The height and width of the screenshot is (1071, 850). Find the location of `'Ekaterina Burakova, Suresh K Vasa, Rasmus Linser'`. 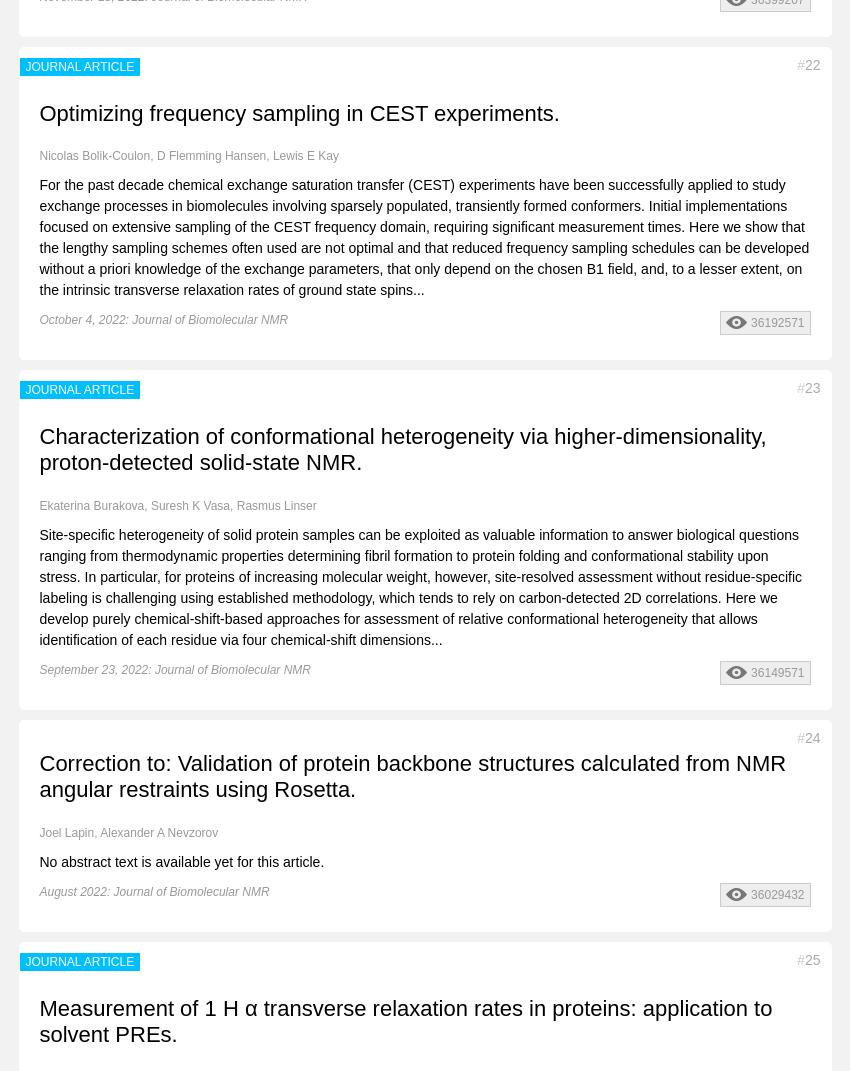

'Ekaterina Burakova, Suresh K Vasa, Rasmus Linser' is located at coordinates (176, 503).